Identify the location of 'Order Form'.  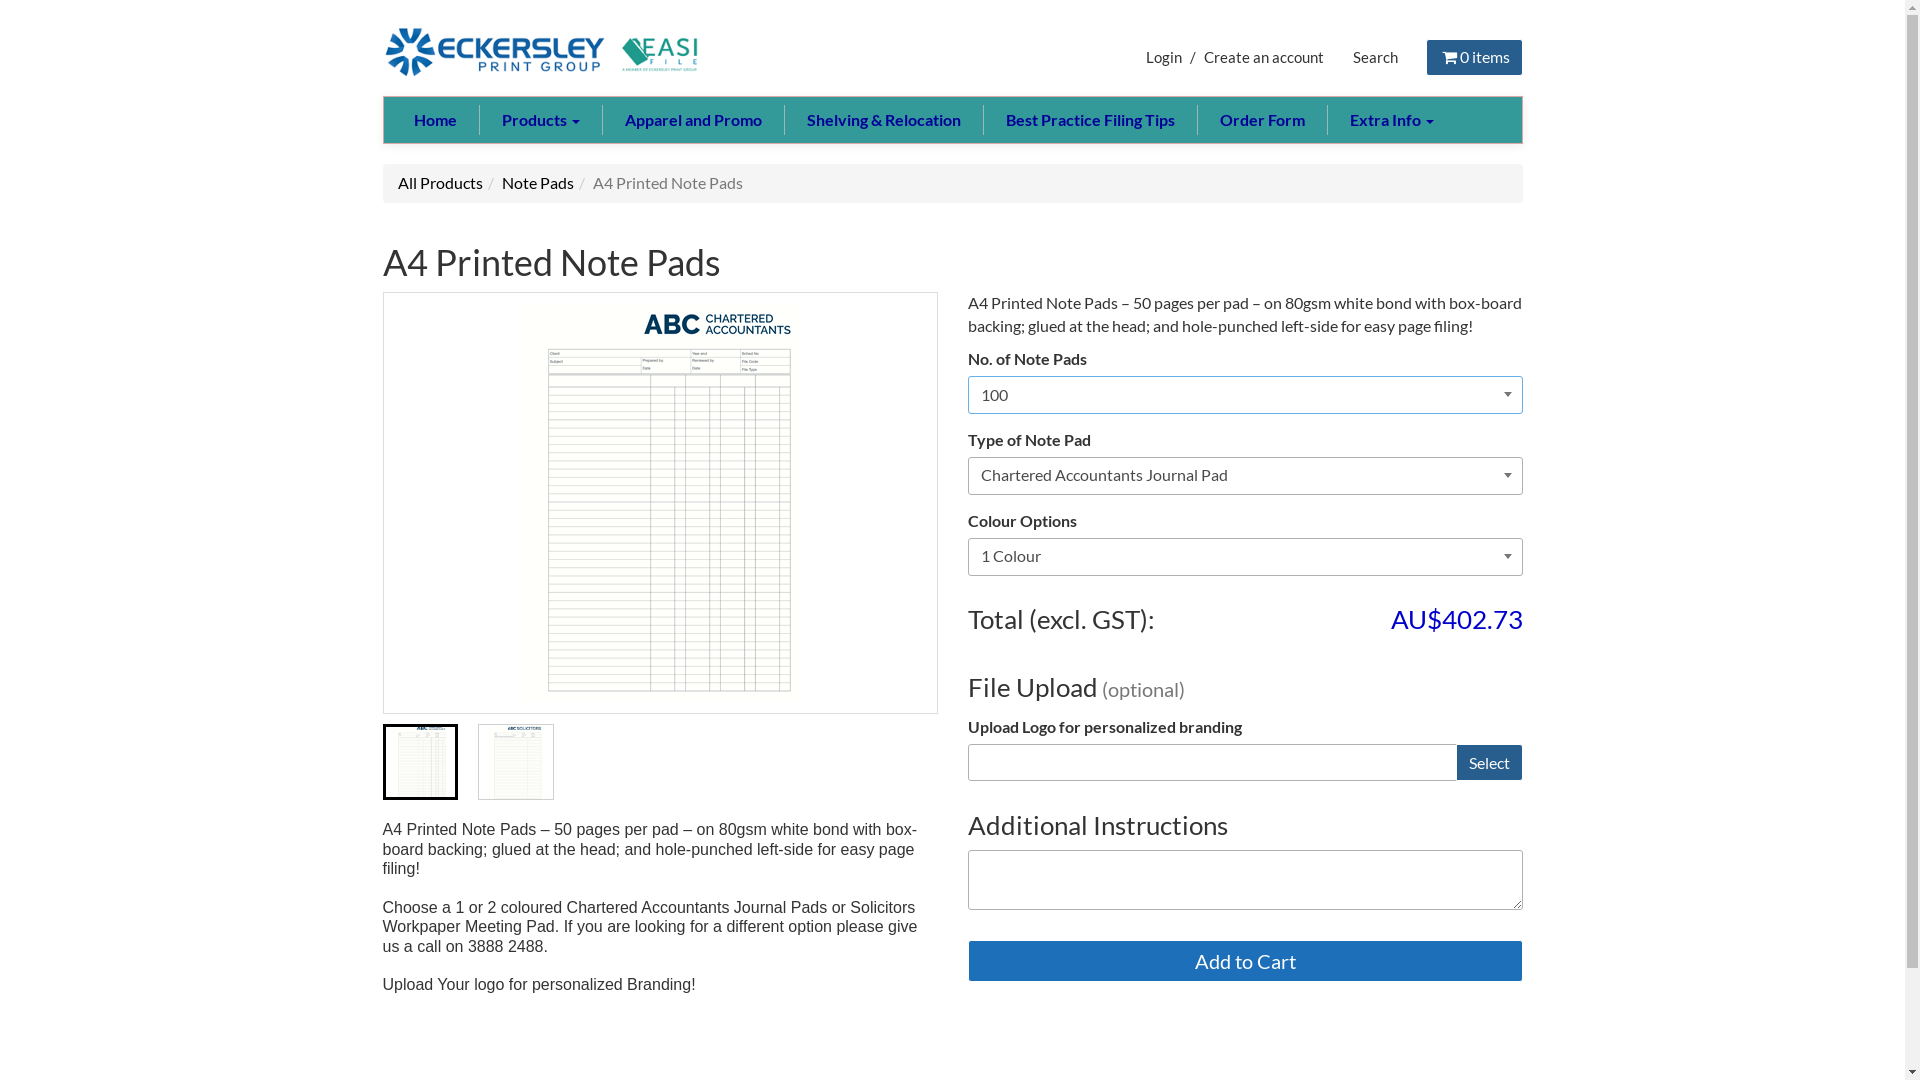
(1260, 119).